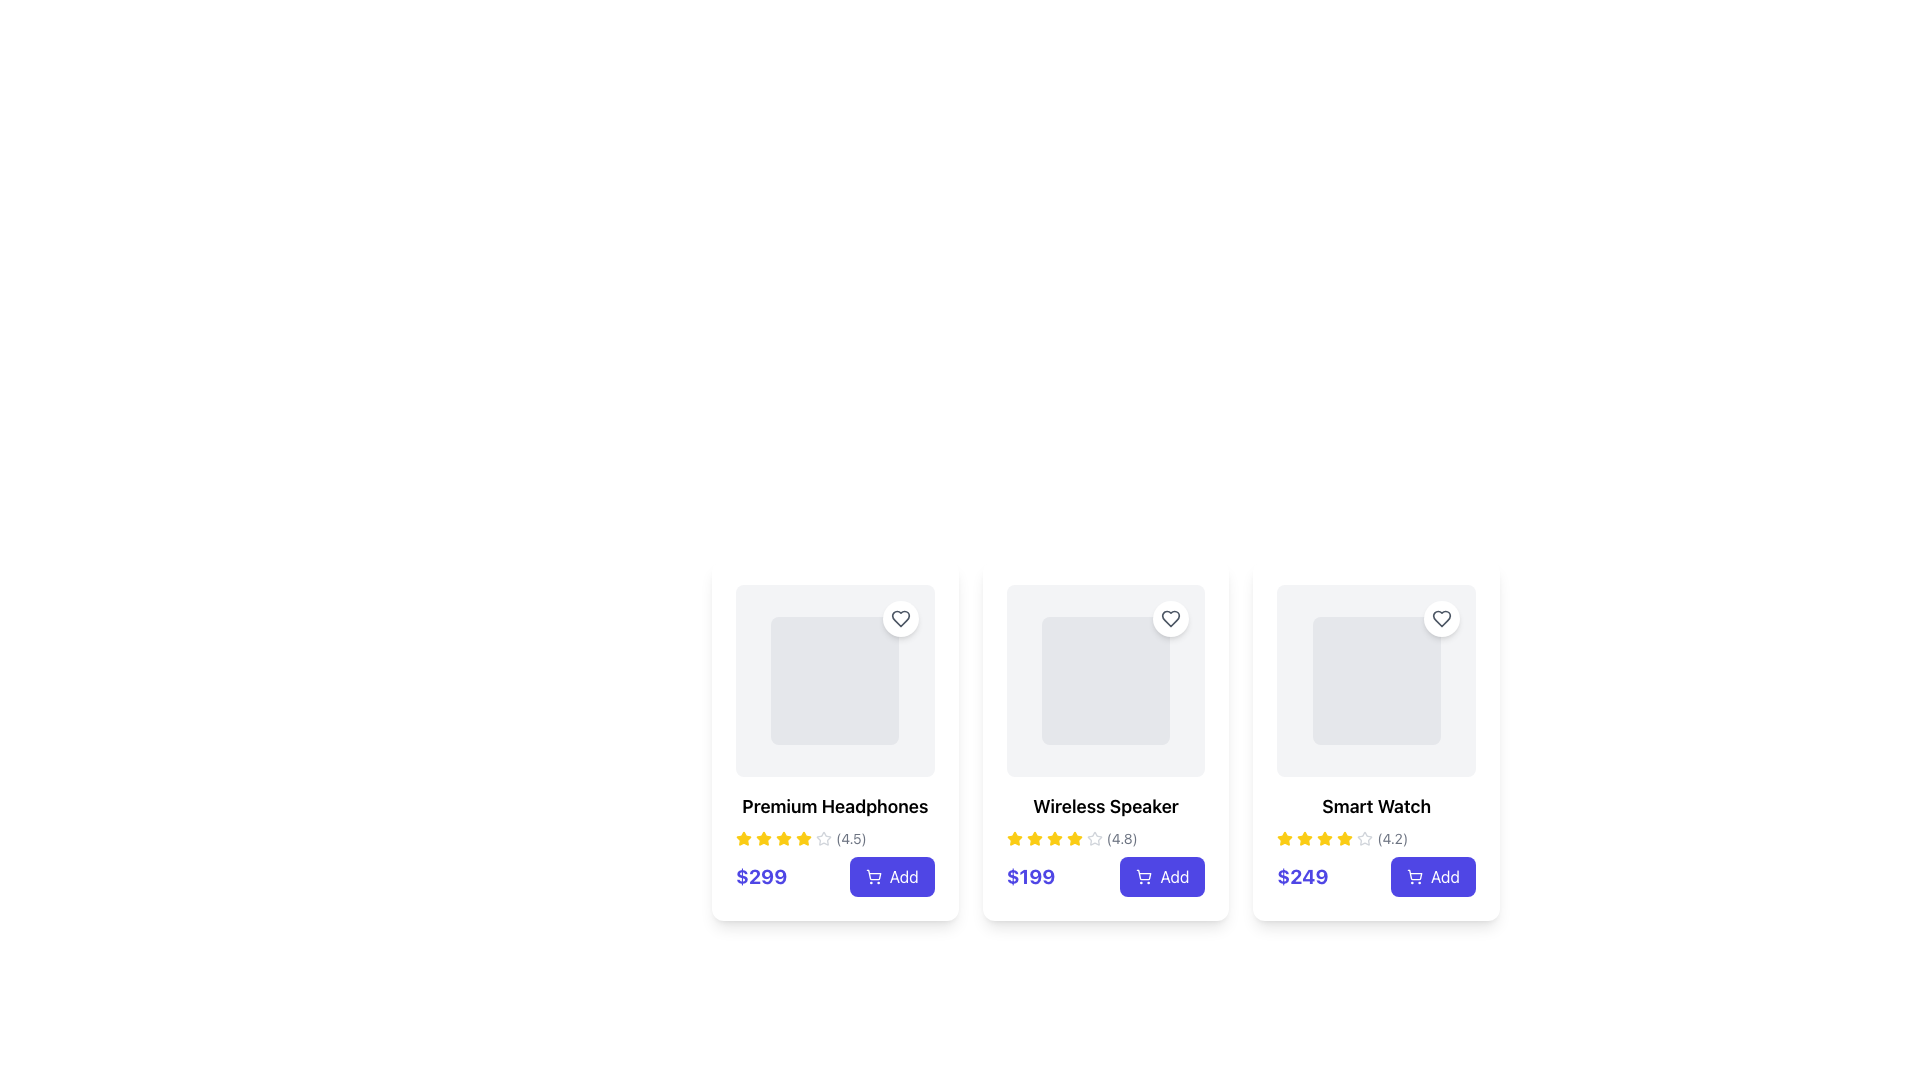  I want to click on fourth star icon in the 4.5-star rating system for the 'Premium Headphones' product, which is located below the product title and above the price, so click(804, 839).